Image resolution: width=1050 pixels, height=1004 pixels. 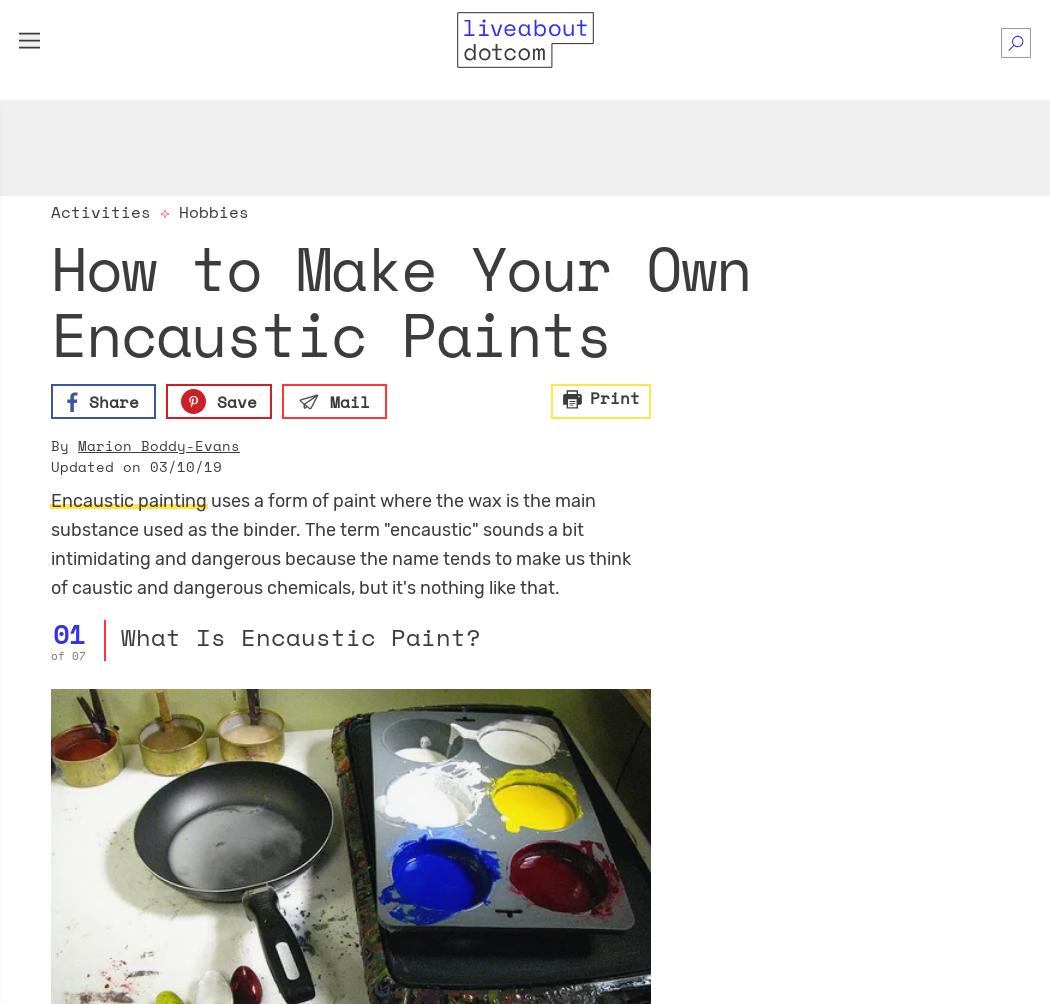 I want to click on 'Hobbies', so click(x=179, y=211).